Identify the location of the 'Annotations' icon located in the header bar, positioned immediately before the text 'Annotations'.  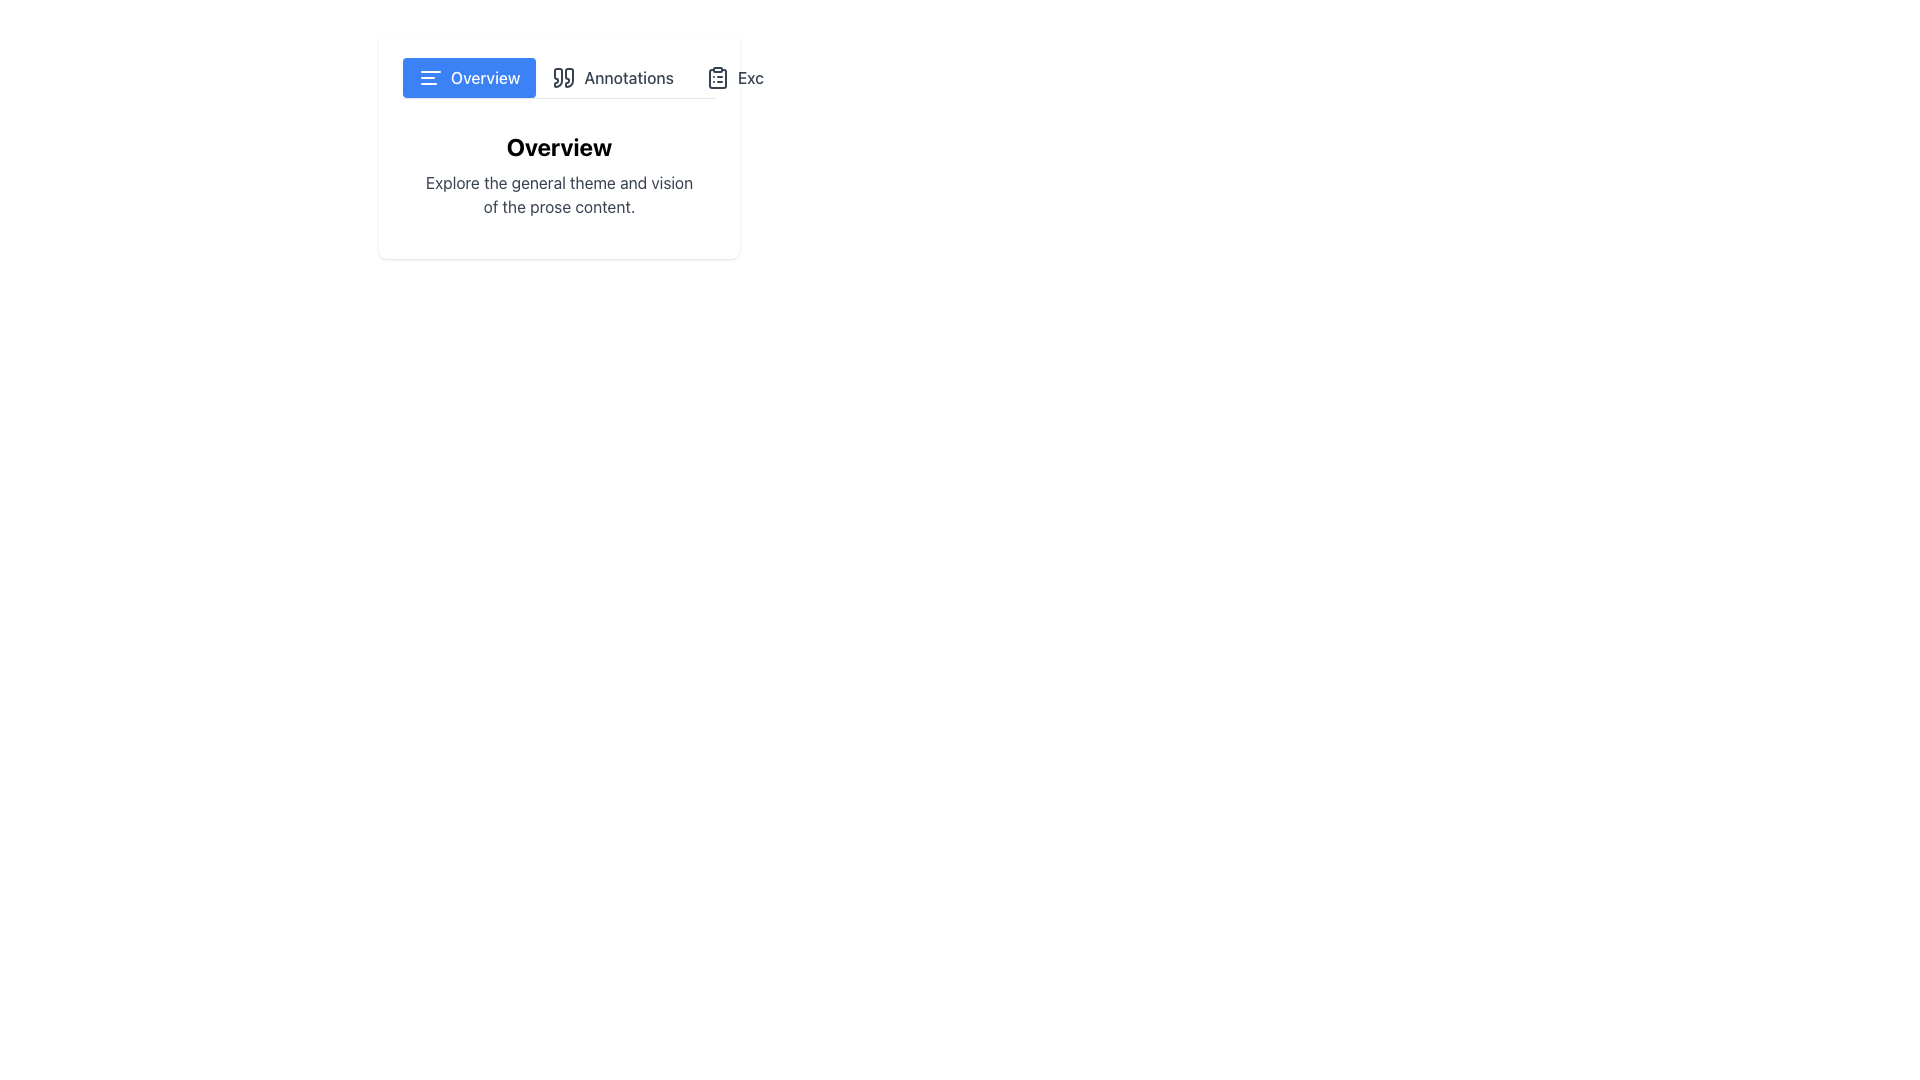
(563, 76).